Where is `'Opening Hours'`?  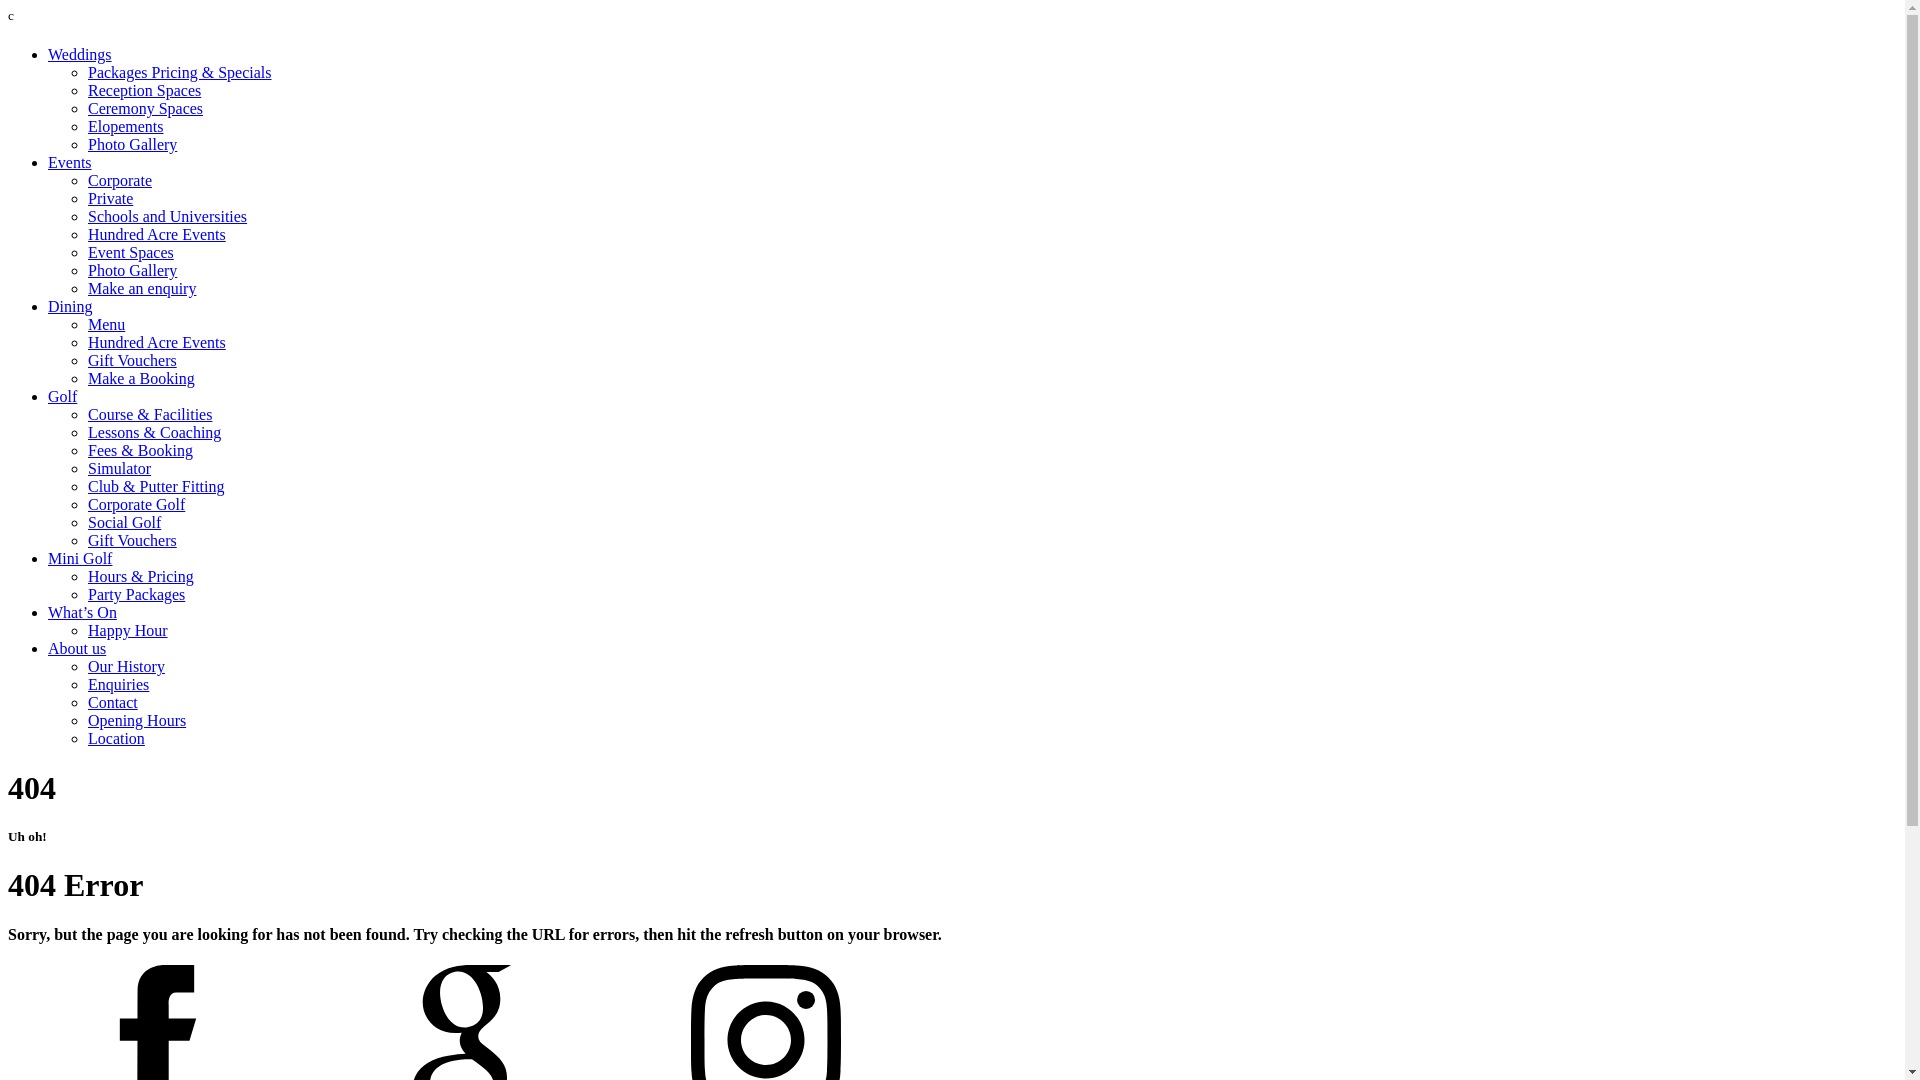 'Opening Hours' is located at coordinates (136, 720).